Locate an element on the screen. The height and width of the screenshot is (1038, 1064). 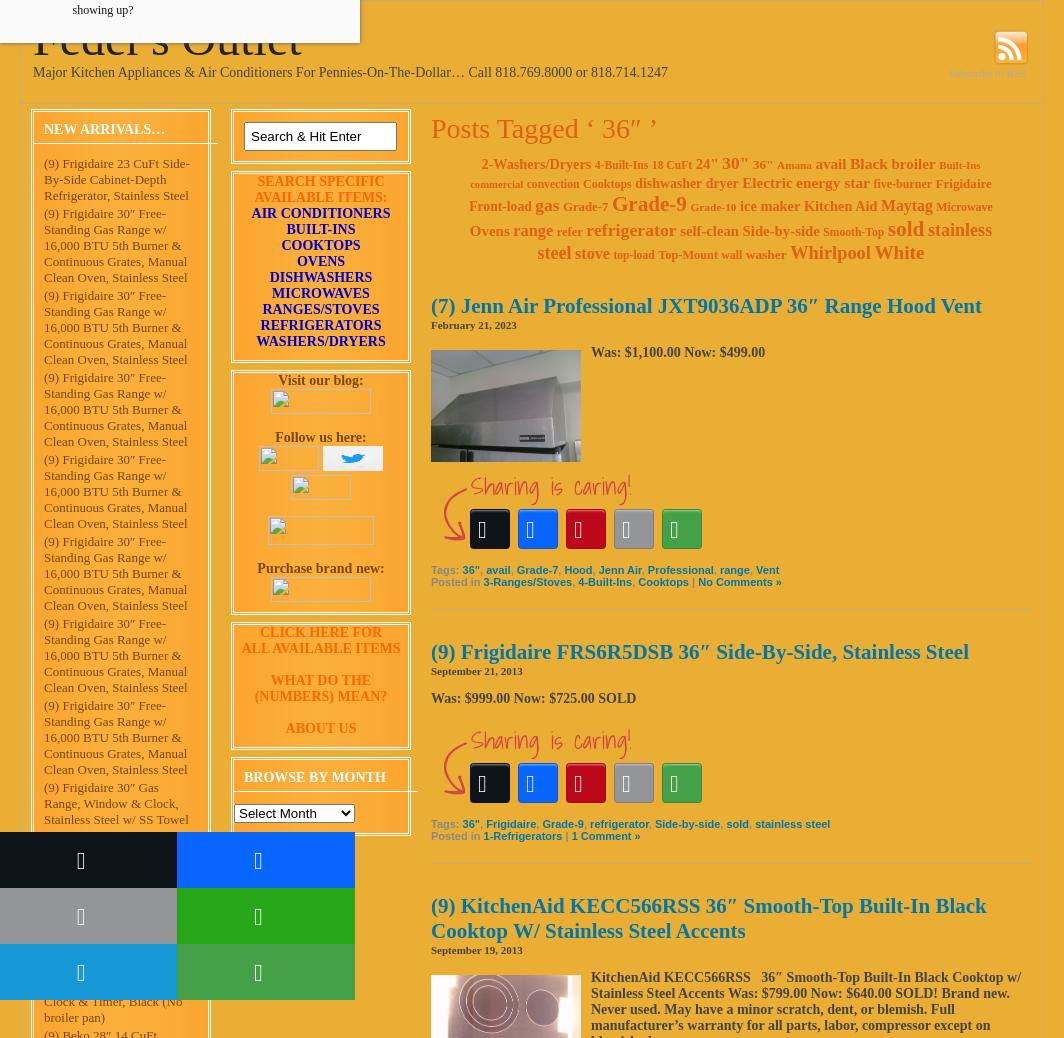
'Major Kitchen Appliances & Air Conditioners For Pennies-On-The-Dollar… Call 818.769.8000 or 818.714.1247' is located at coordinates (349, 71).